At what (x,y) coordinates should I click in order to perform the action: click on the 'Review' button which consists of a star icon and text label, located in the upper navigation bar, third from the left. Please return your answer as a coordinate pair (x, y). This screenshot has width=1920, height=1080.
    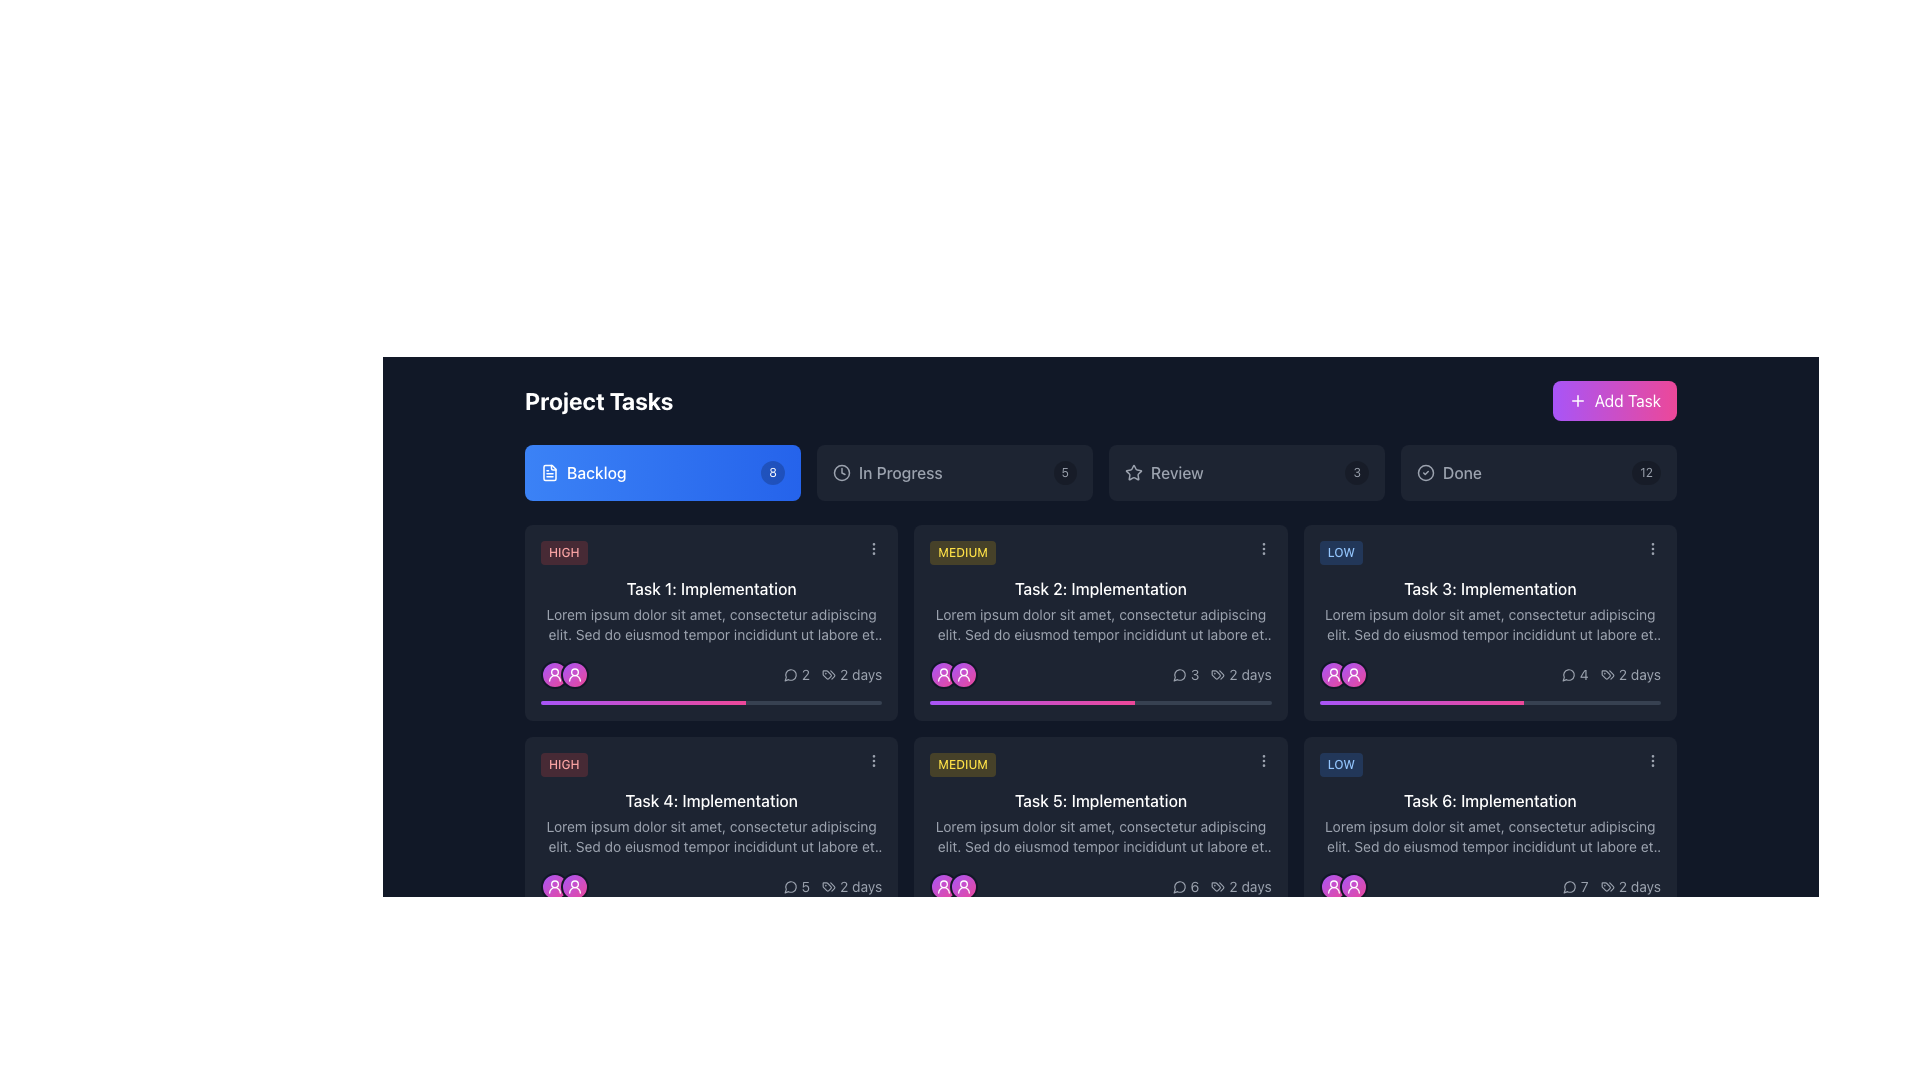
    Looking at the image, I should click on (1164, 473).